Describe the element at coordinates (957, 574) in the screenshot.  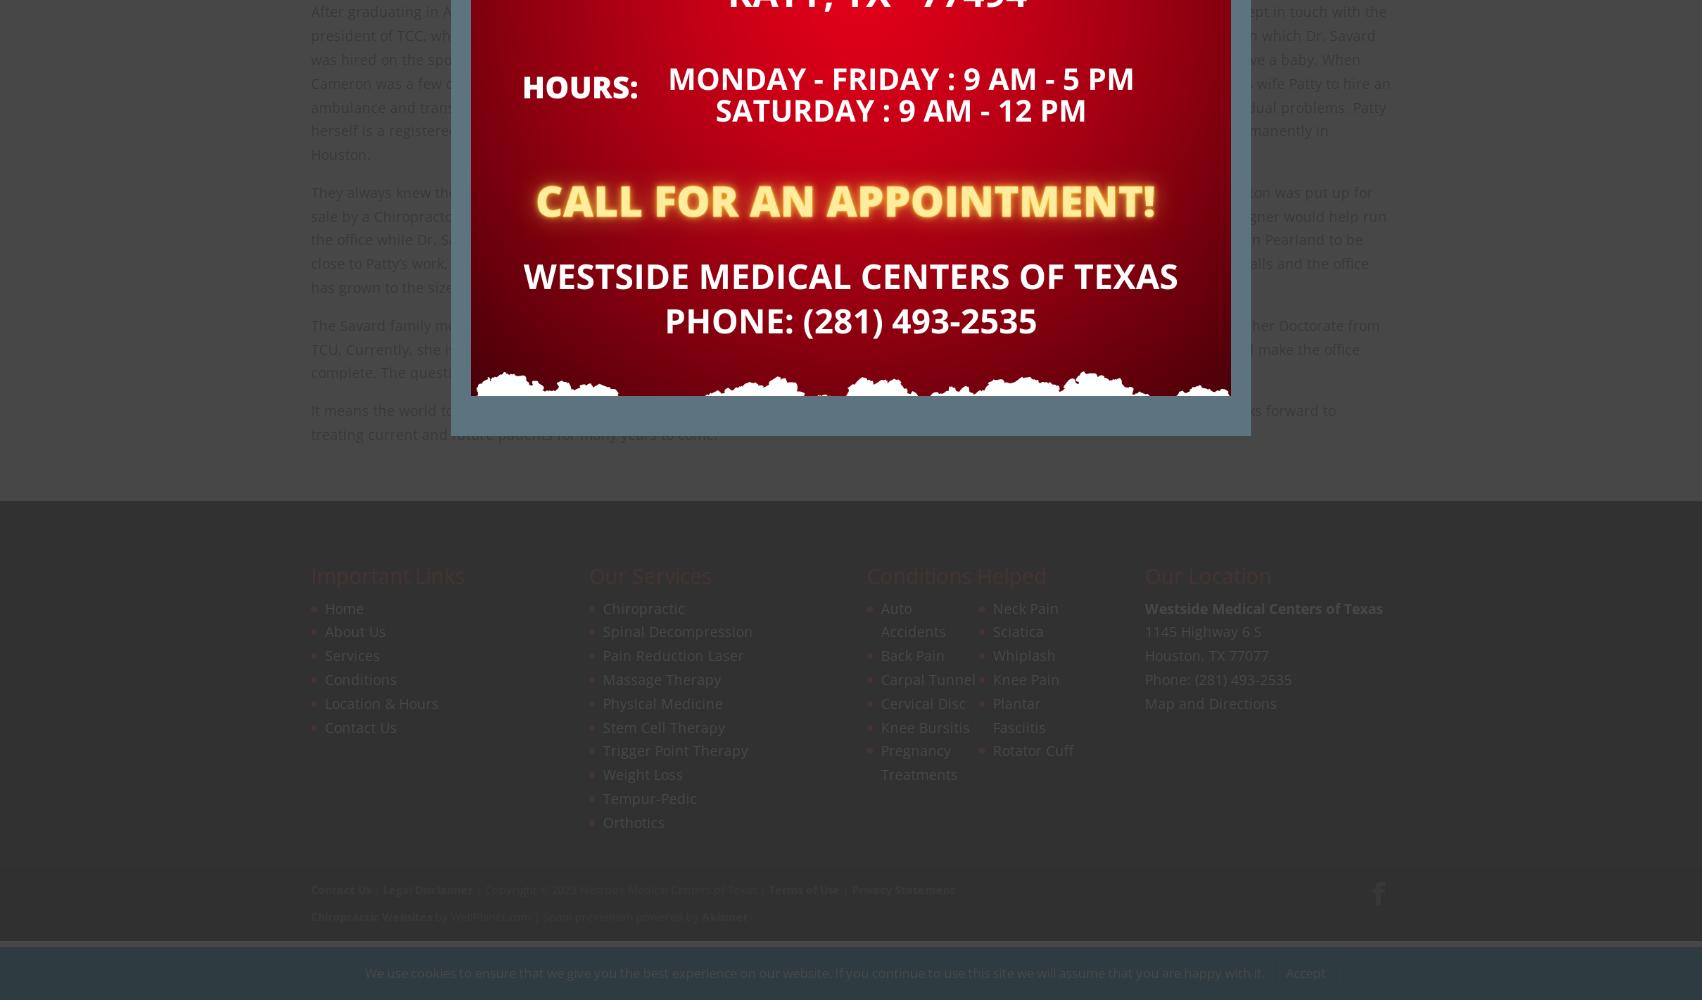
I see `'Conditions Helped'` at that location.